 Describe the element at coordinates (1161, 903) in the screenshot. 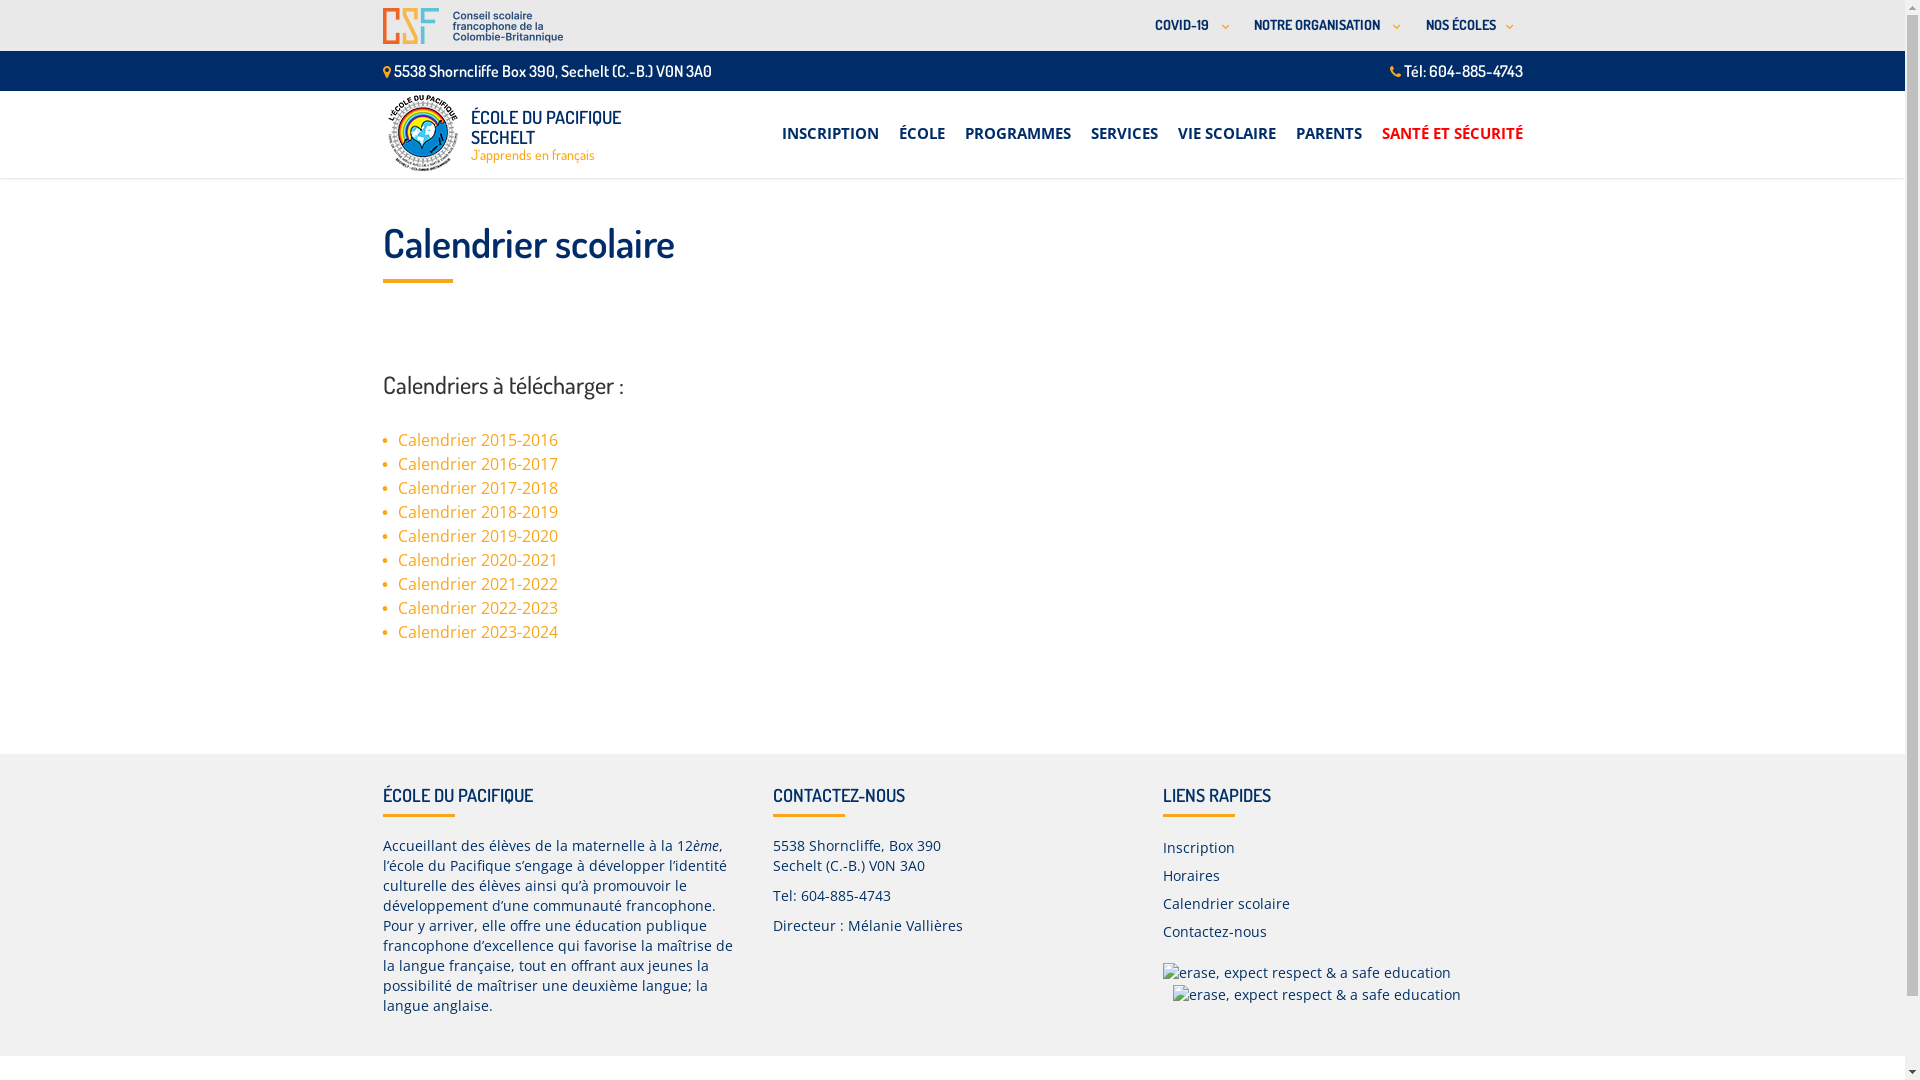

I see `'Calendrier scolaire'` at that location.